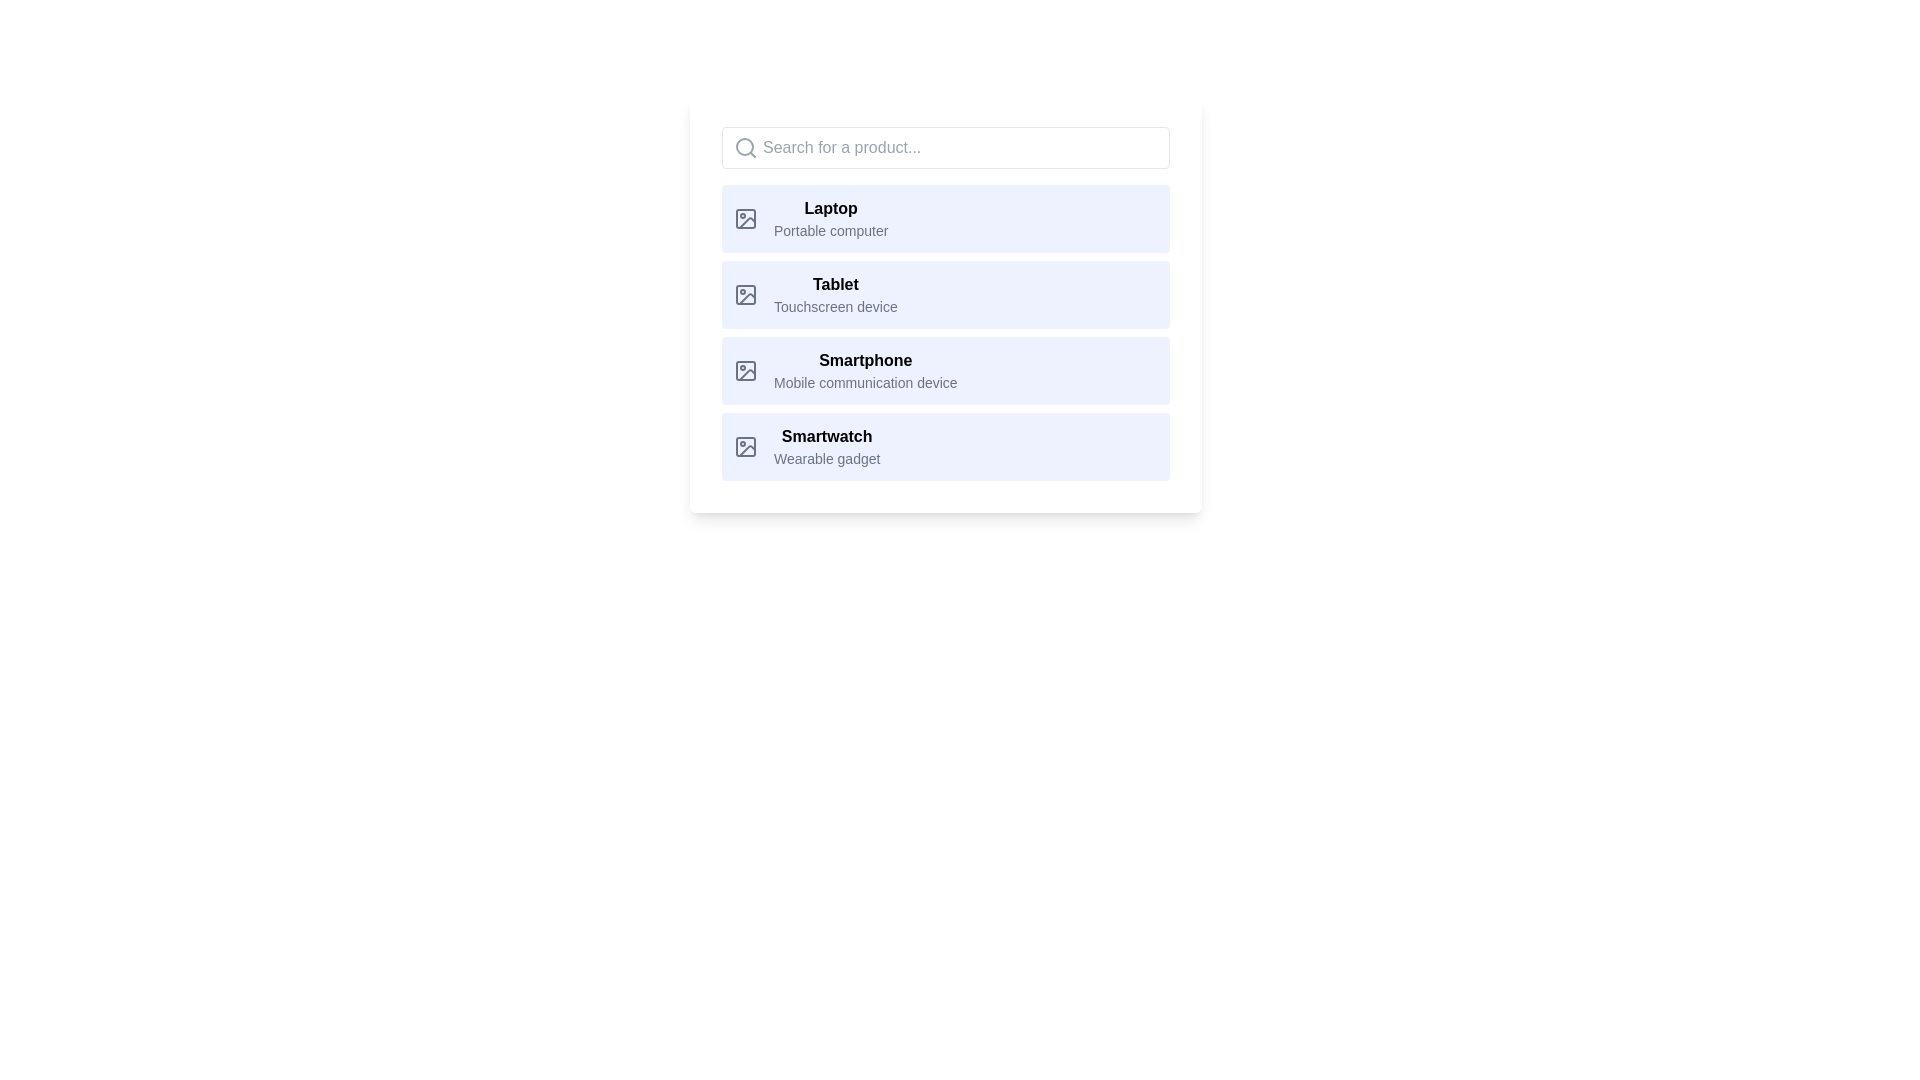 The width and height of the screenshot is (1920, 1080). Describe the element at coordinates (944, 331) in the screenshot. I see `the second item in the vertical list of selection menu which includes 'Tablet' and its subtitle 'Wearable gadget'` at that location.